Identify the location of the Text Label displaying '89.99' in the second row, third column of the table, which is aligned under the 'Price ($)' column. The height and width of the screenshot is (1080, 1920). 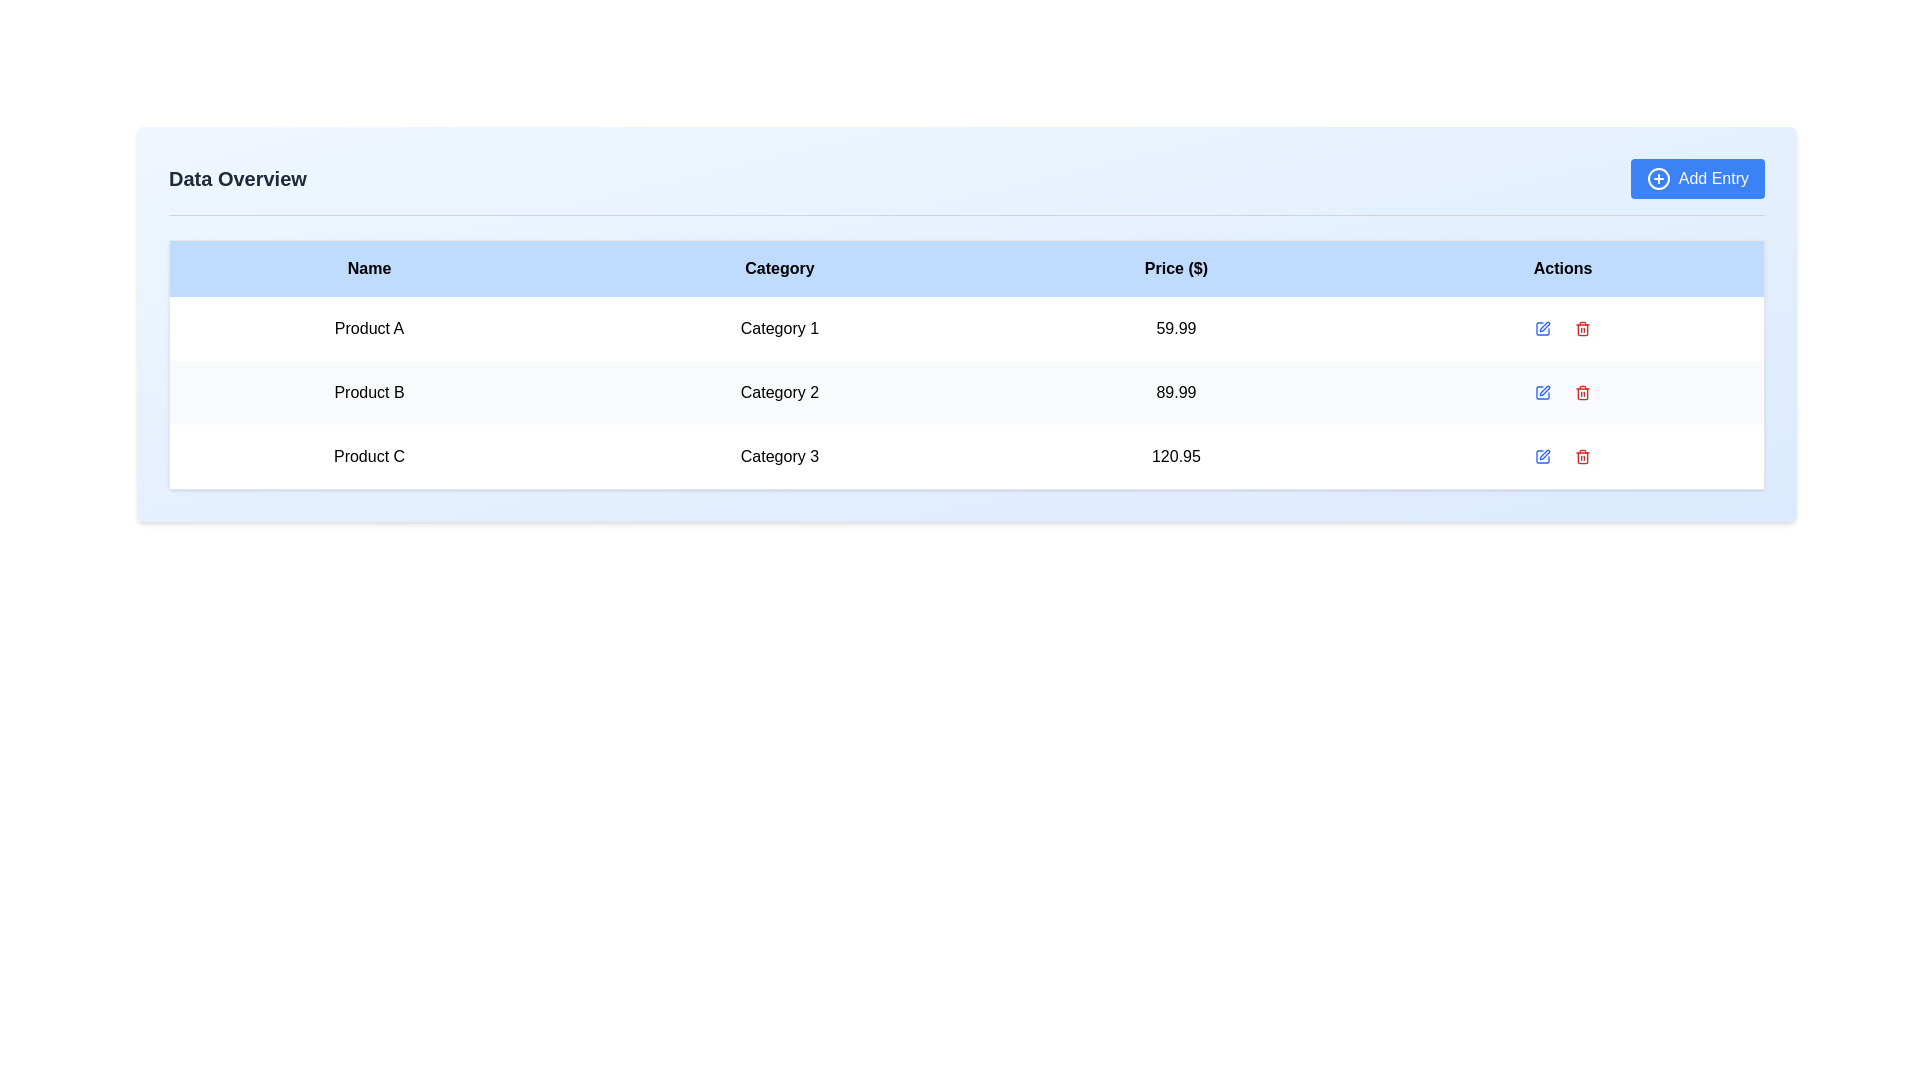
(1176, 393).